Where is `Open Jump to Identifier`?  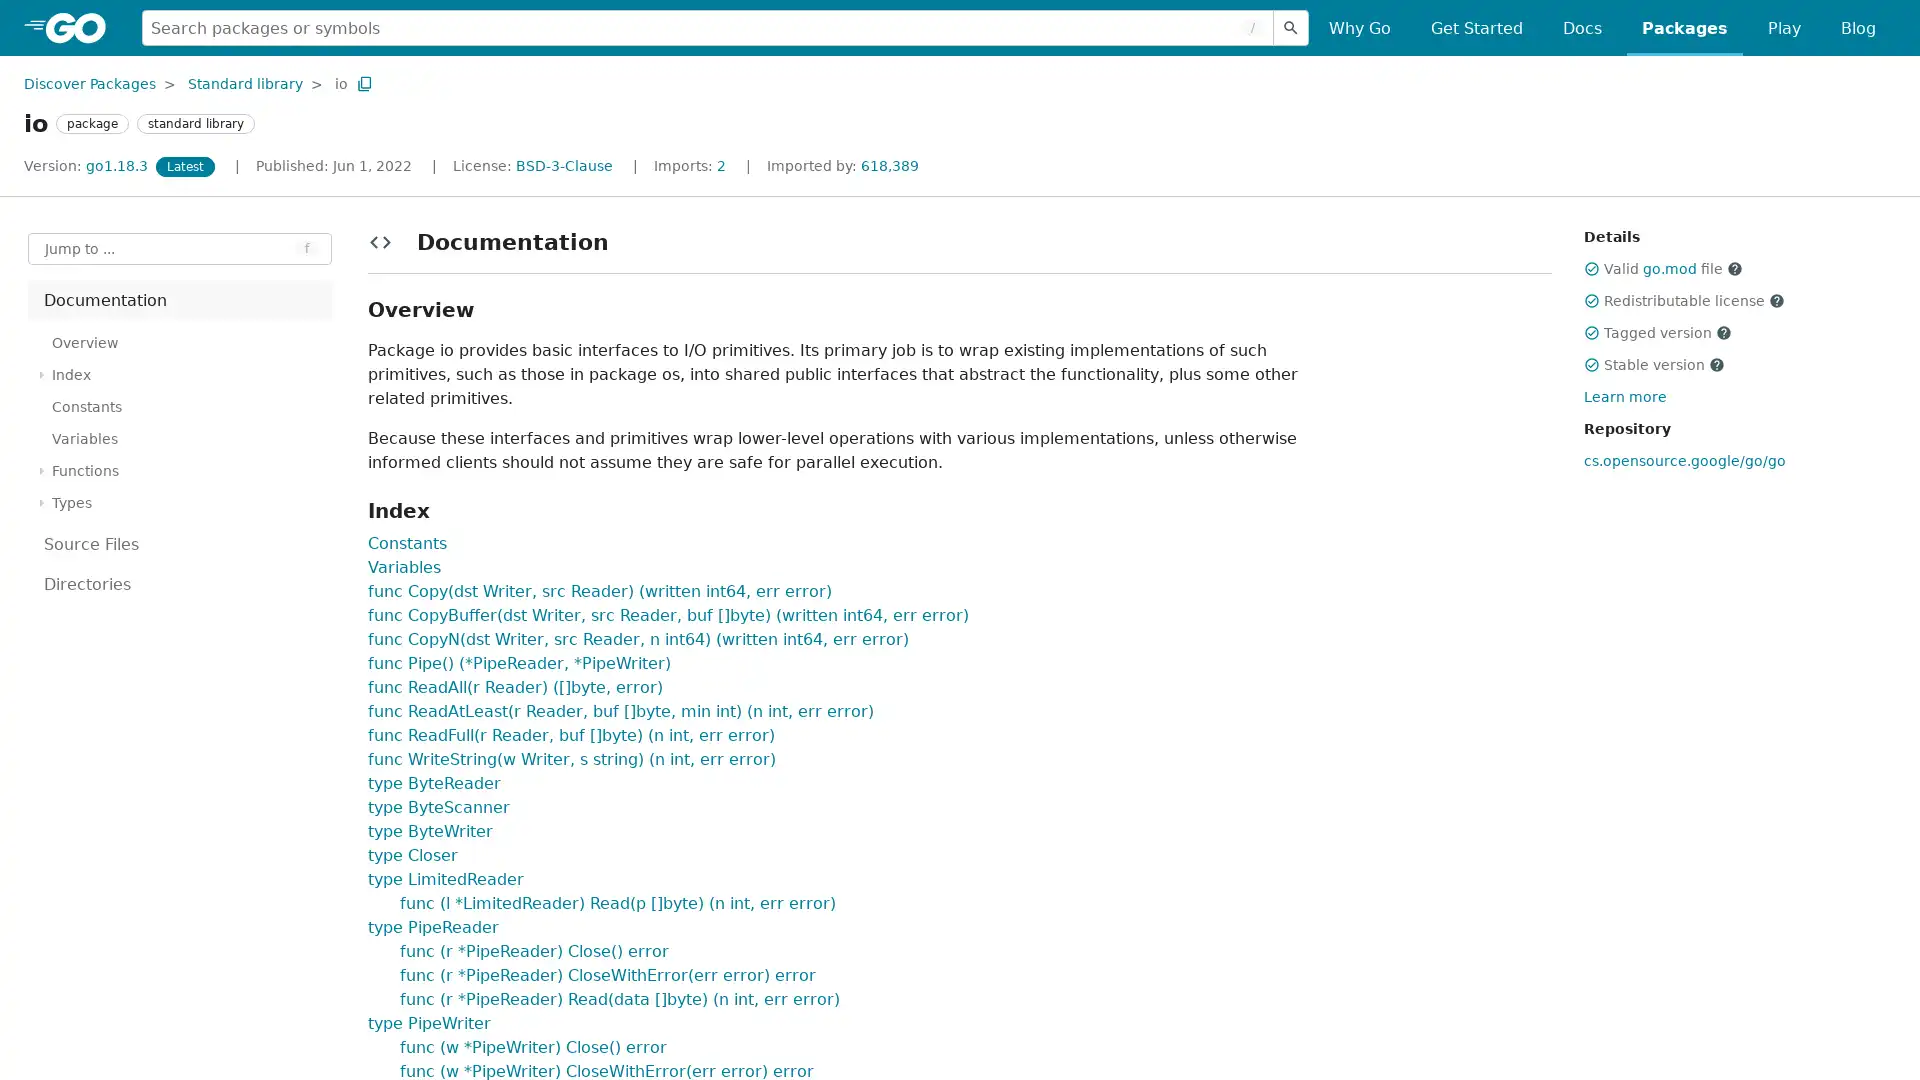
Open Jump to Identifier is located at coordinates (180, 248).